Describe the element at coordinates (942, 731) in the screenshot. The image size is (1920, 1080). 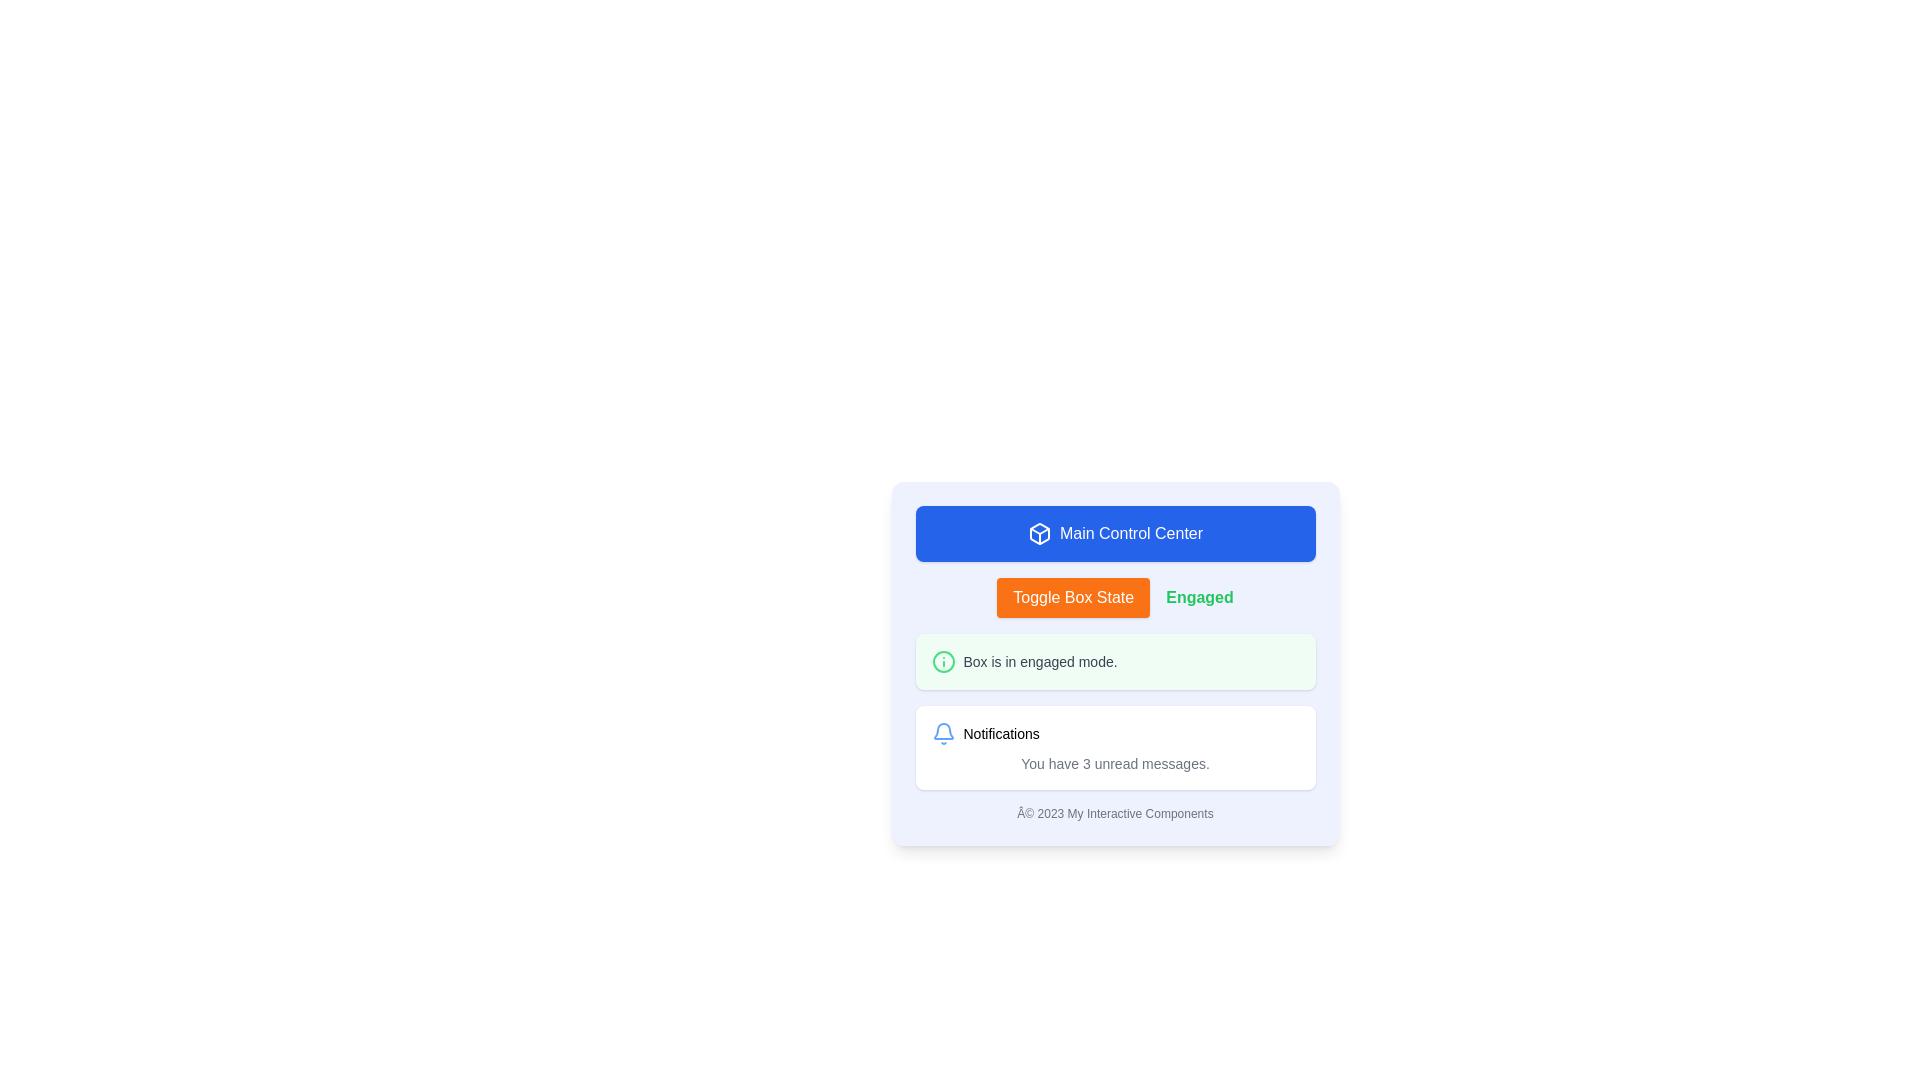
I see `the decorative blue bell icon in the notification section, which is part of the notification bar located beneath the 'Main Control Center' title` at that location.